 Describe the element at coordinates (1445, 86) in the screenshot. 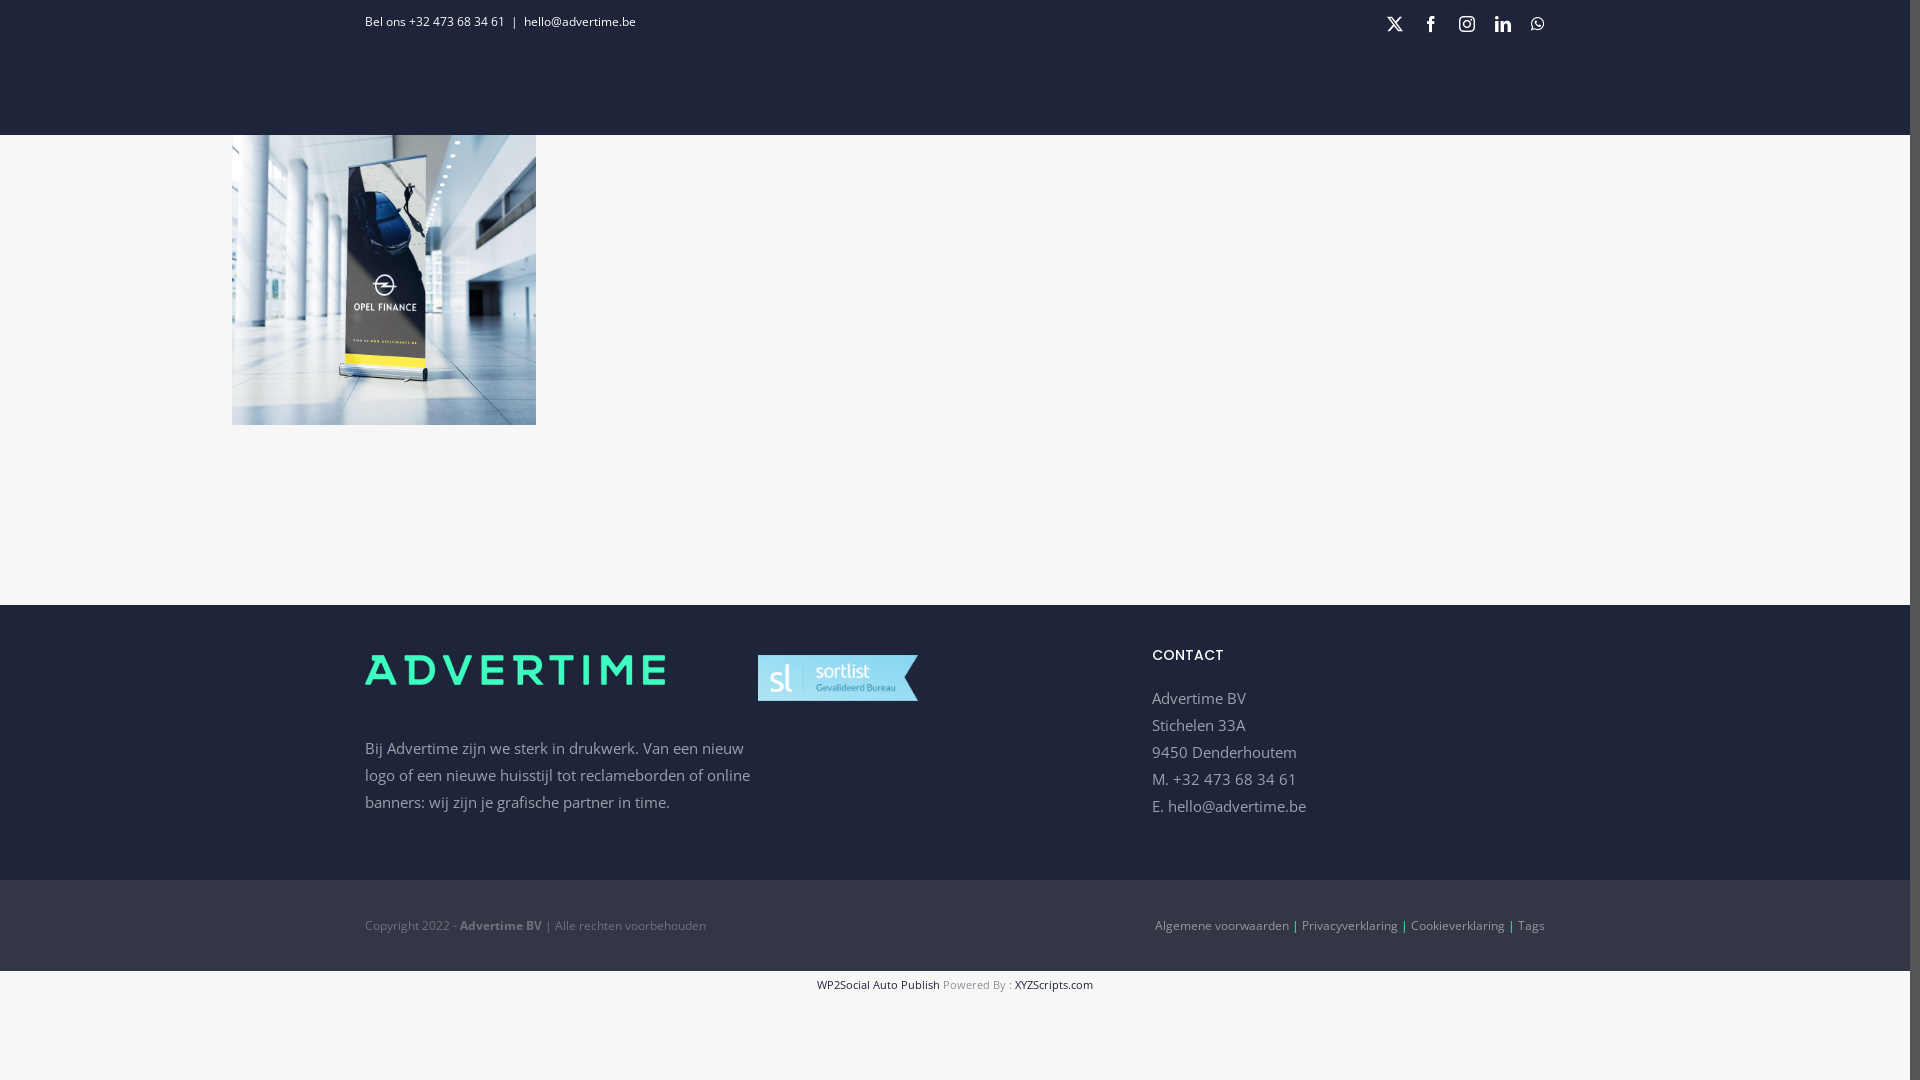

I see `'CONTACT'` at that location.